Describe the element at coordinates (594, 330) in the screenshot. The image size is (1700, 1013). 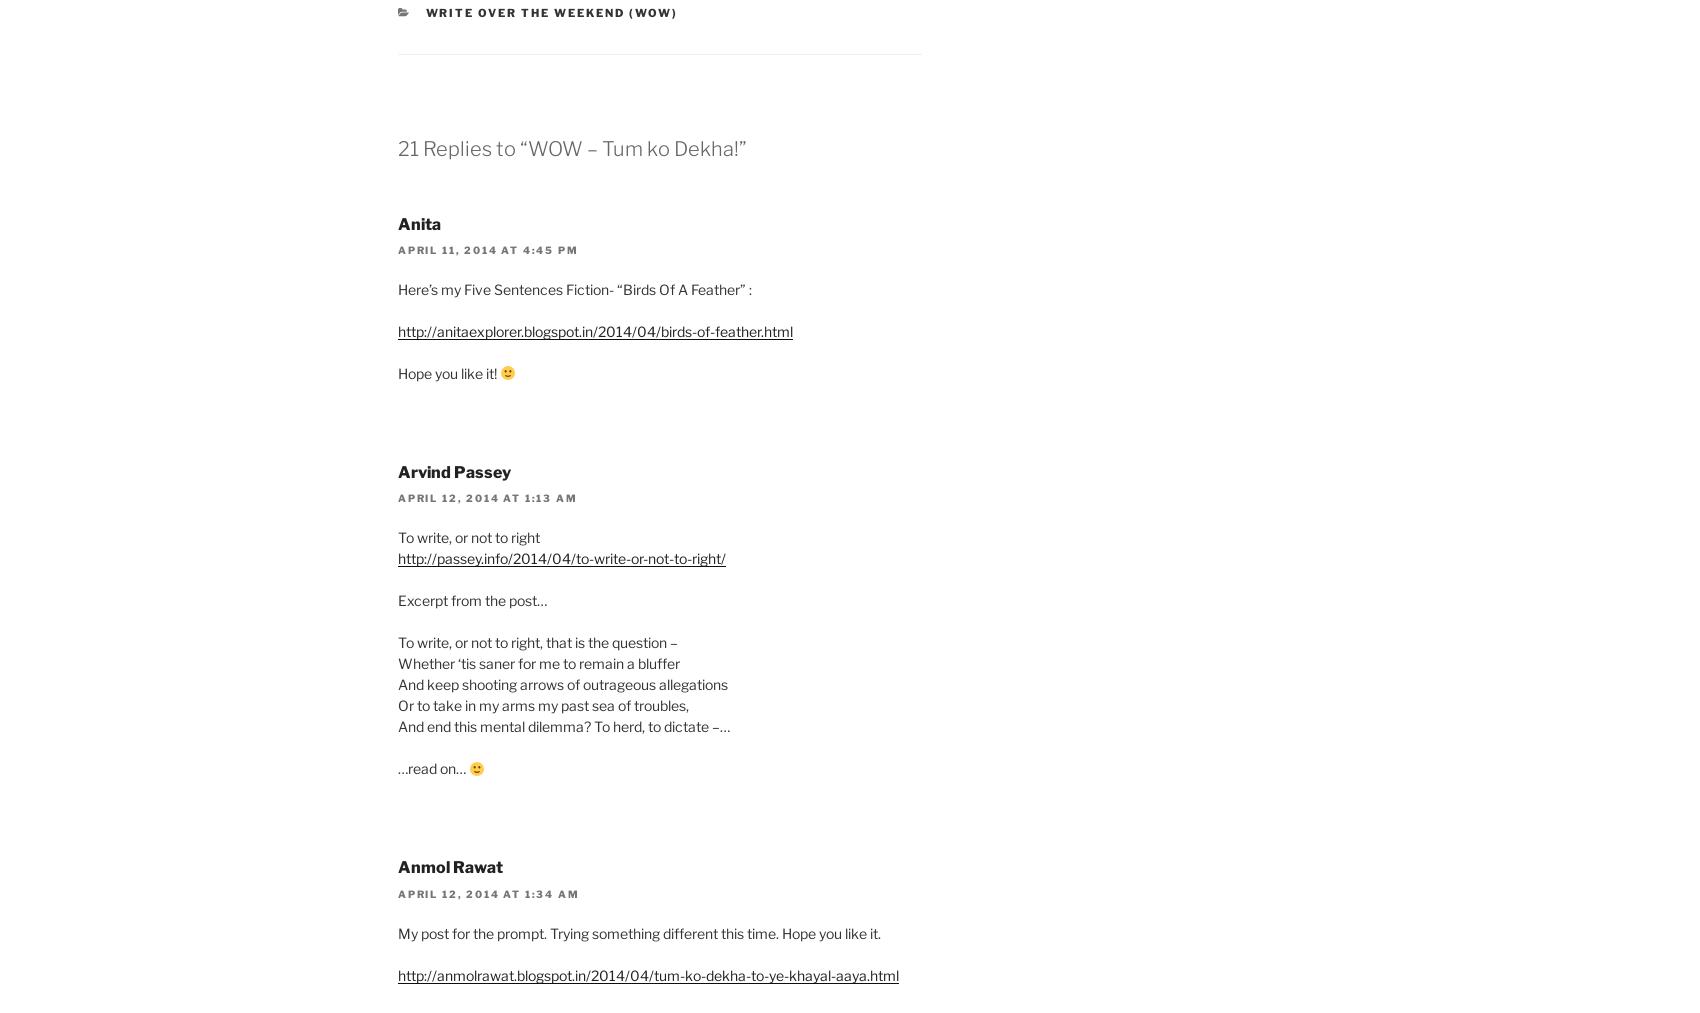
I see `'http://anitaexplorer.blogspot.in/2014/04/birds-of-feather.html'` at that location.